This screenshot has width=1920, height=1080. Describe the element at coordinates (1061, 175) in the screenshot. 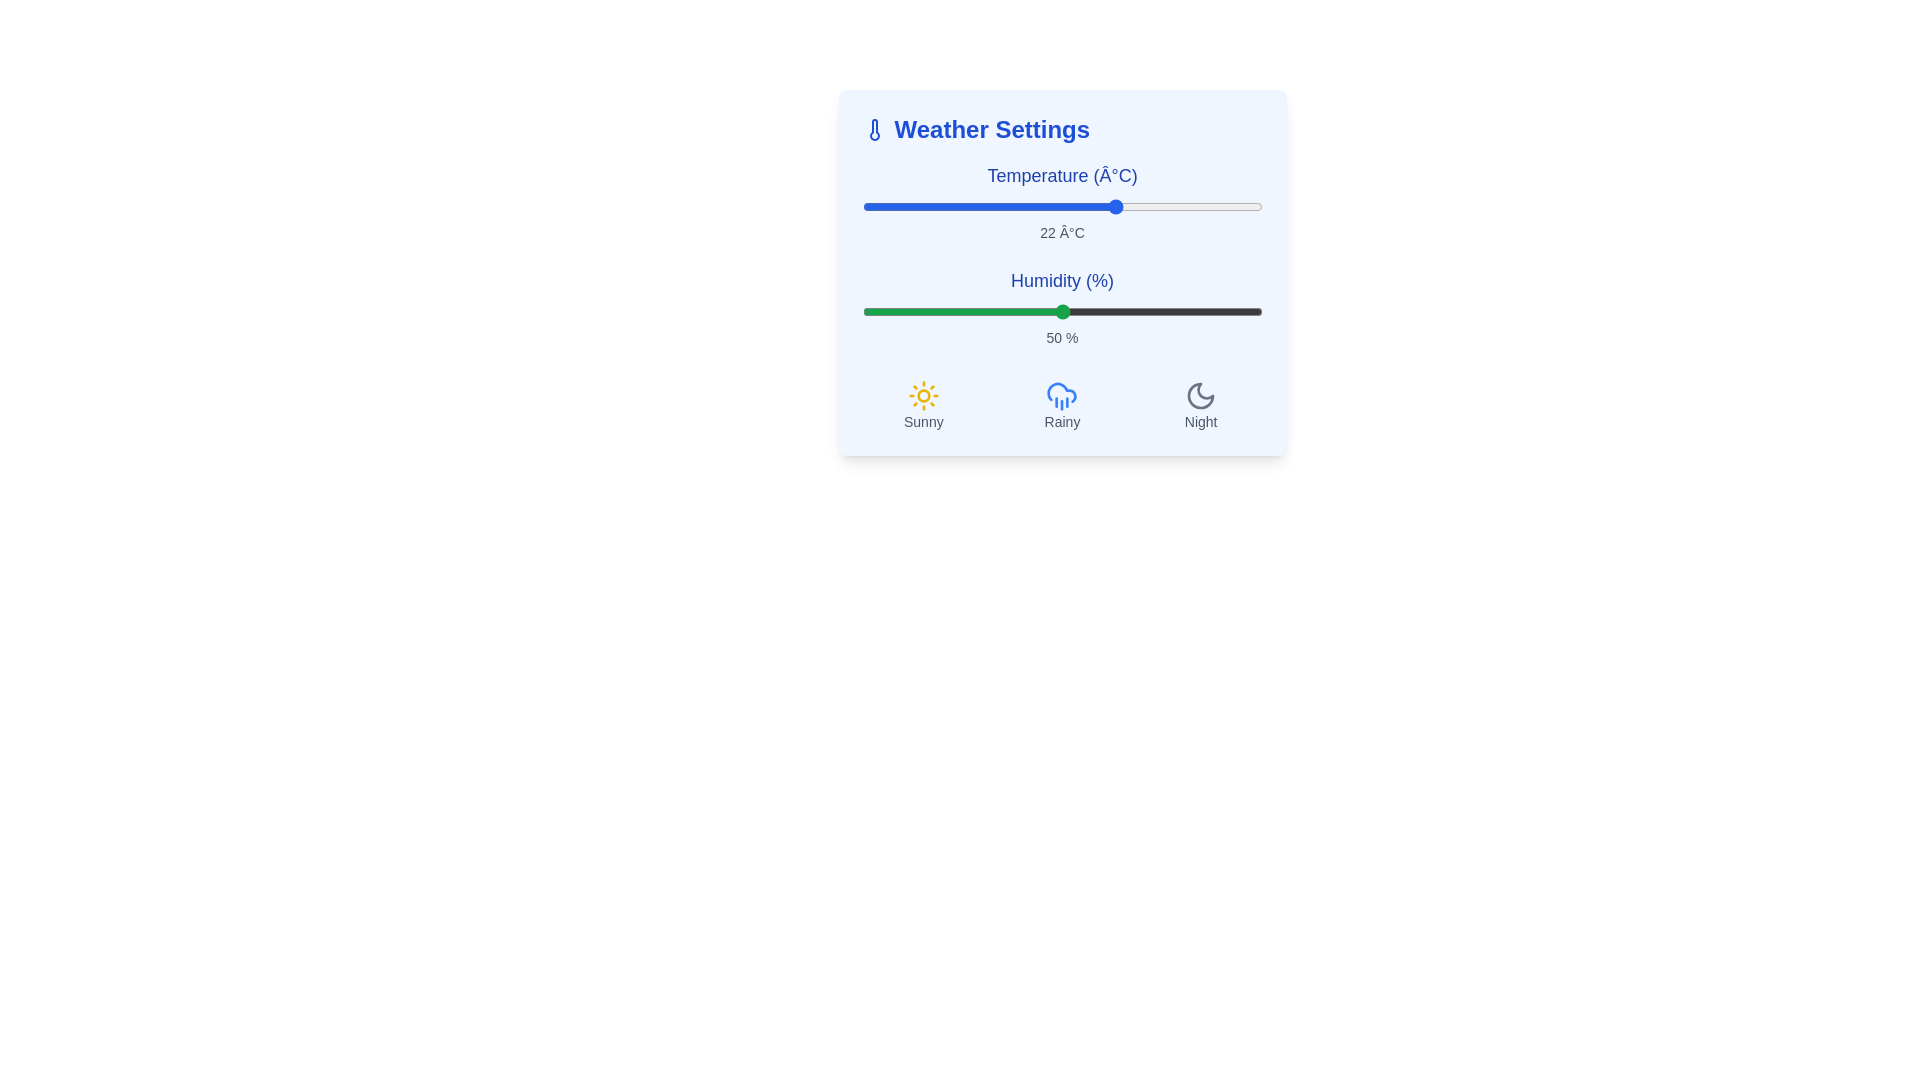

I see `the text label reading 'Temperature (°C)', which is styled with a larger font size, bold weight, and blue color, located at the upper portion of the temperature setting section` at that location.